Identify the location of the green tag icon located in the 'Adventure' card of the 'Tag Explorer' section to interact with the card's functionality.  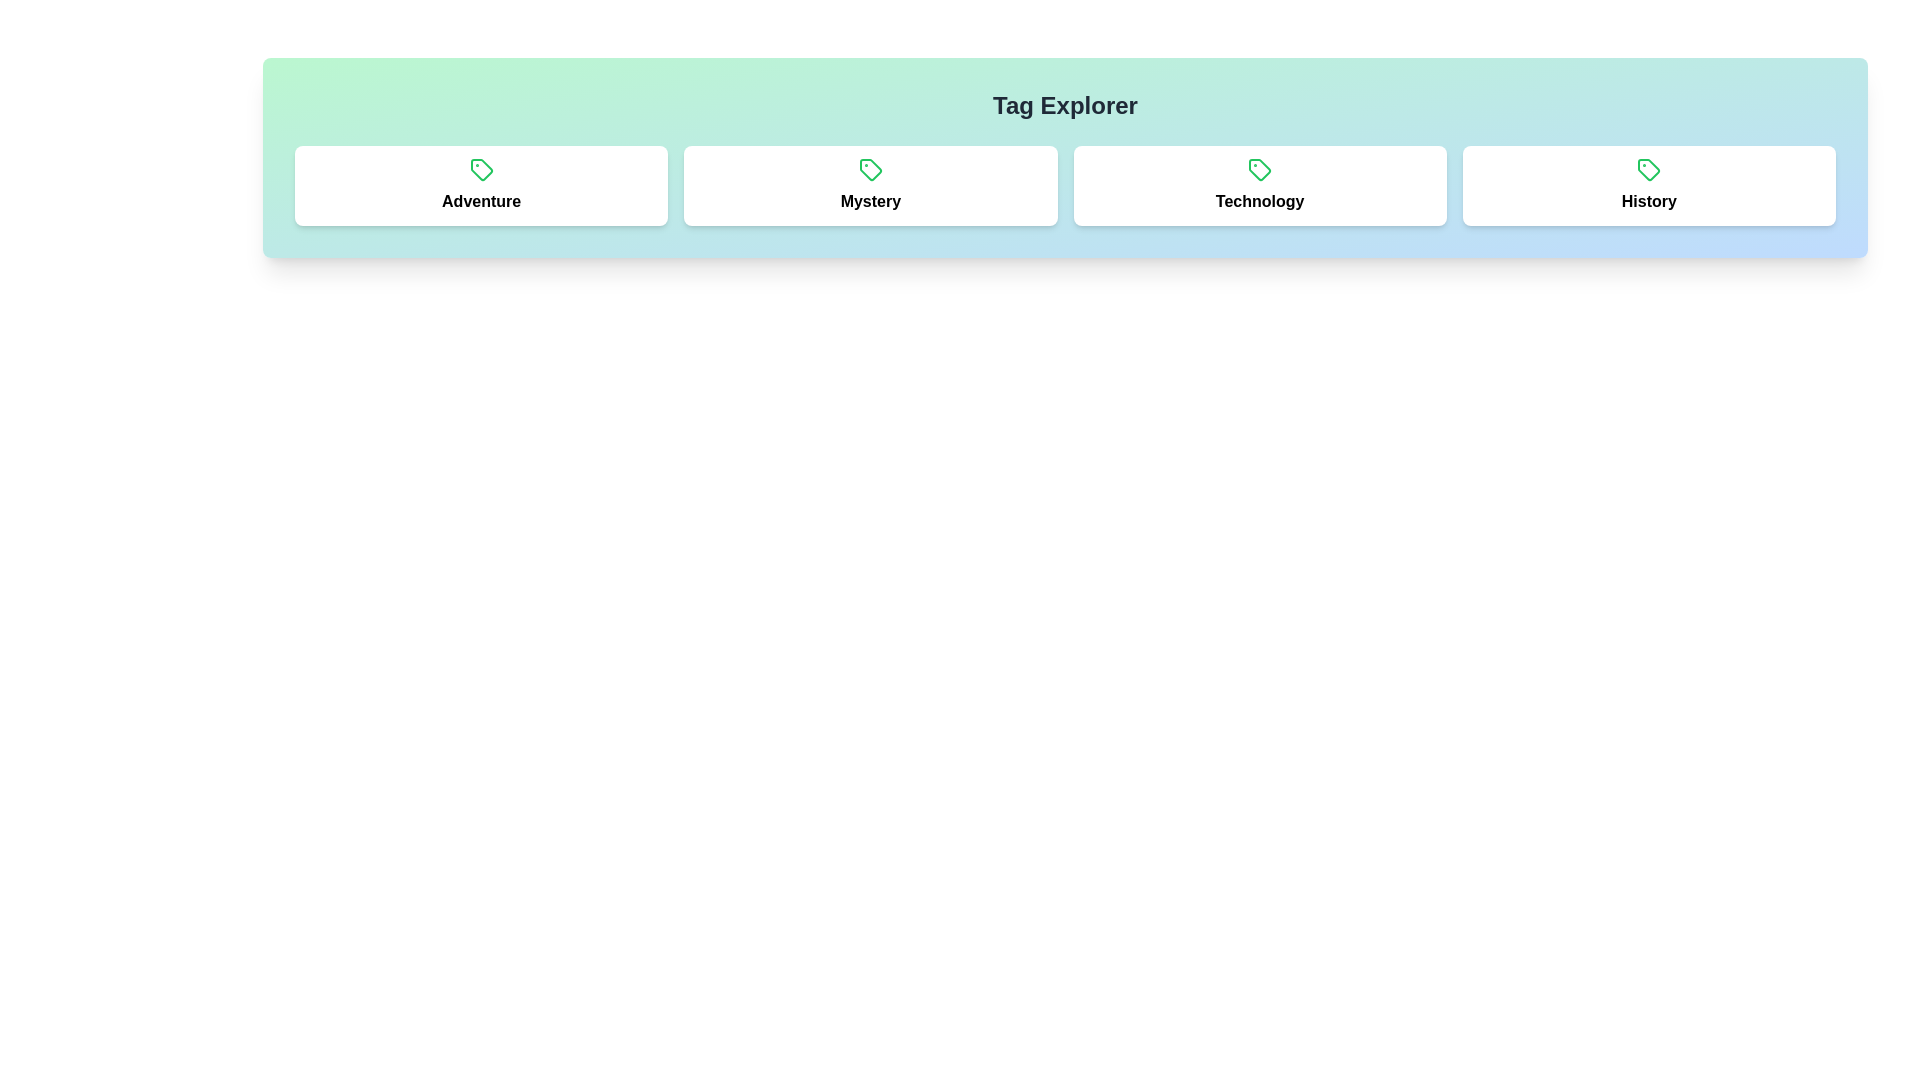
(481, 168).